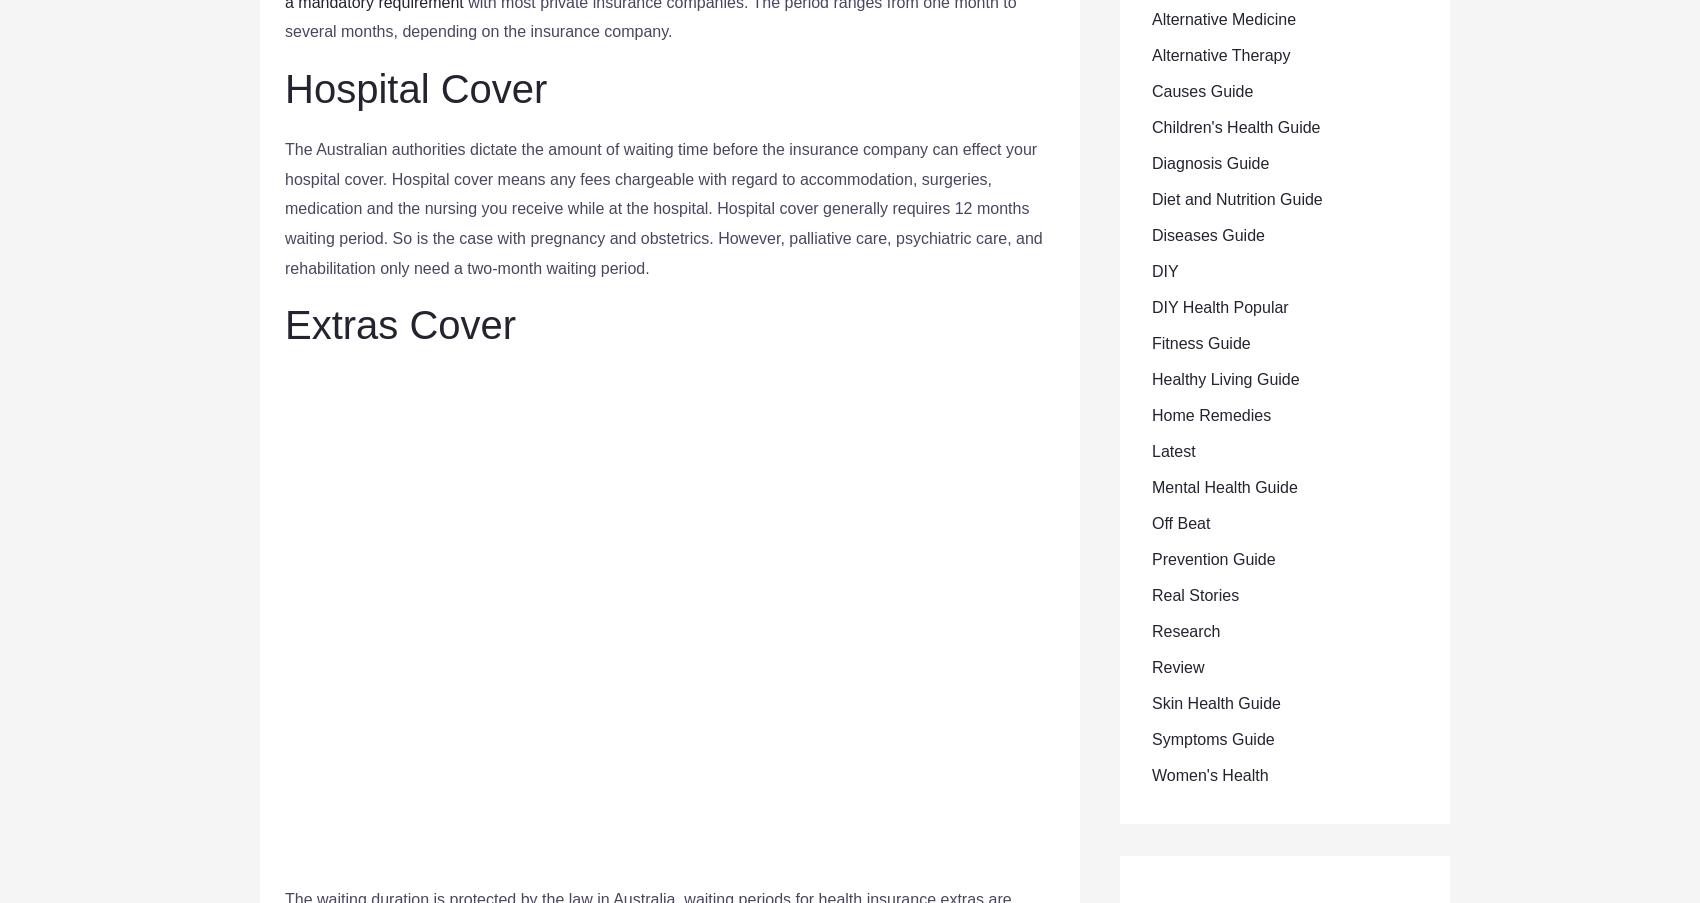 The height and width of the screenshot is (903, 1700). What do you see at coordinates (399, 324) in the screenshot?
I see `'Extras Cover'` at bounding box center [399, 324].